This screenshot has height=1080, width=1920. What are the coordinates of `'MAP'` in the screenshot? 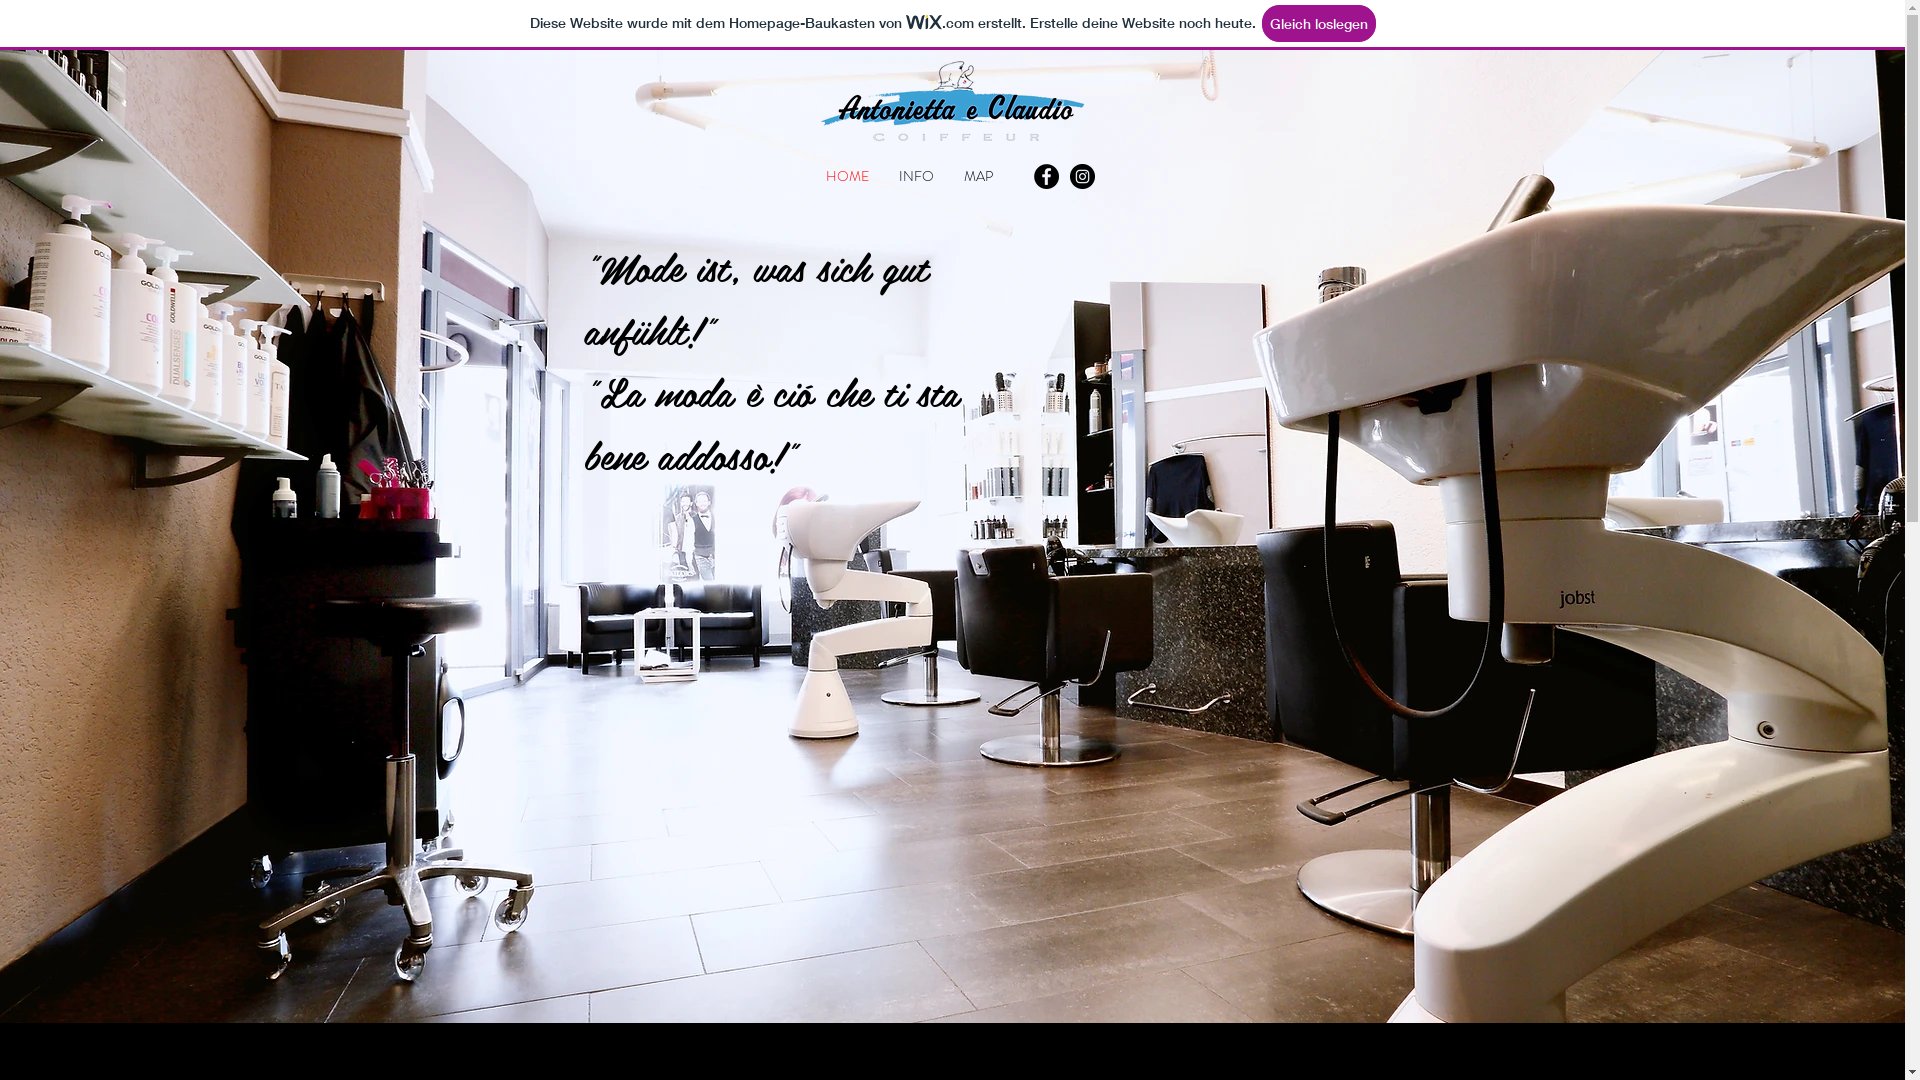 It's located at (977, 175).